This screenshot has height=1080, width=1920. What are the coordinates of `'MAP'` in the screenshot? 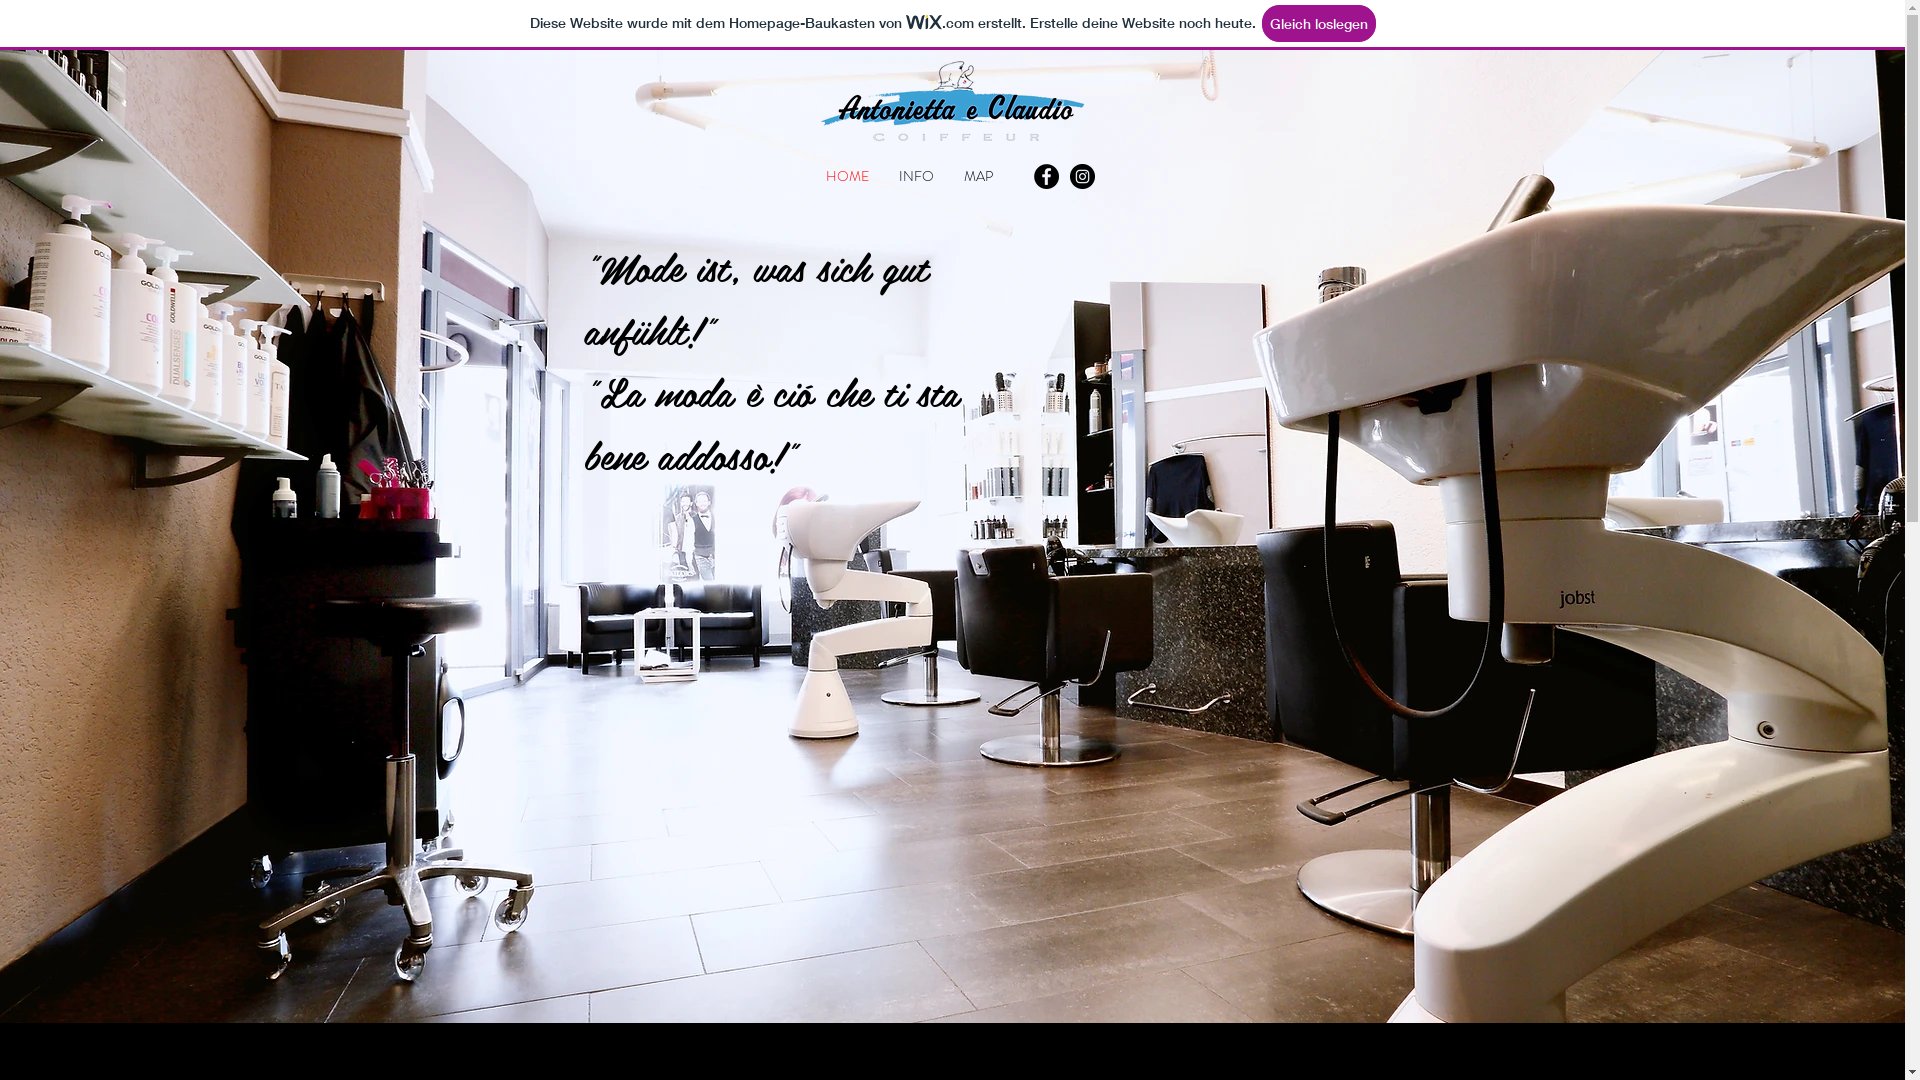 It's located at (977, 175).